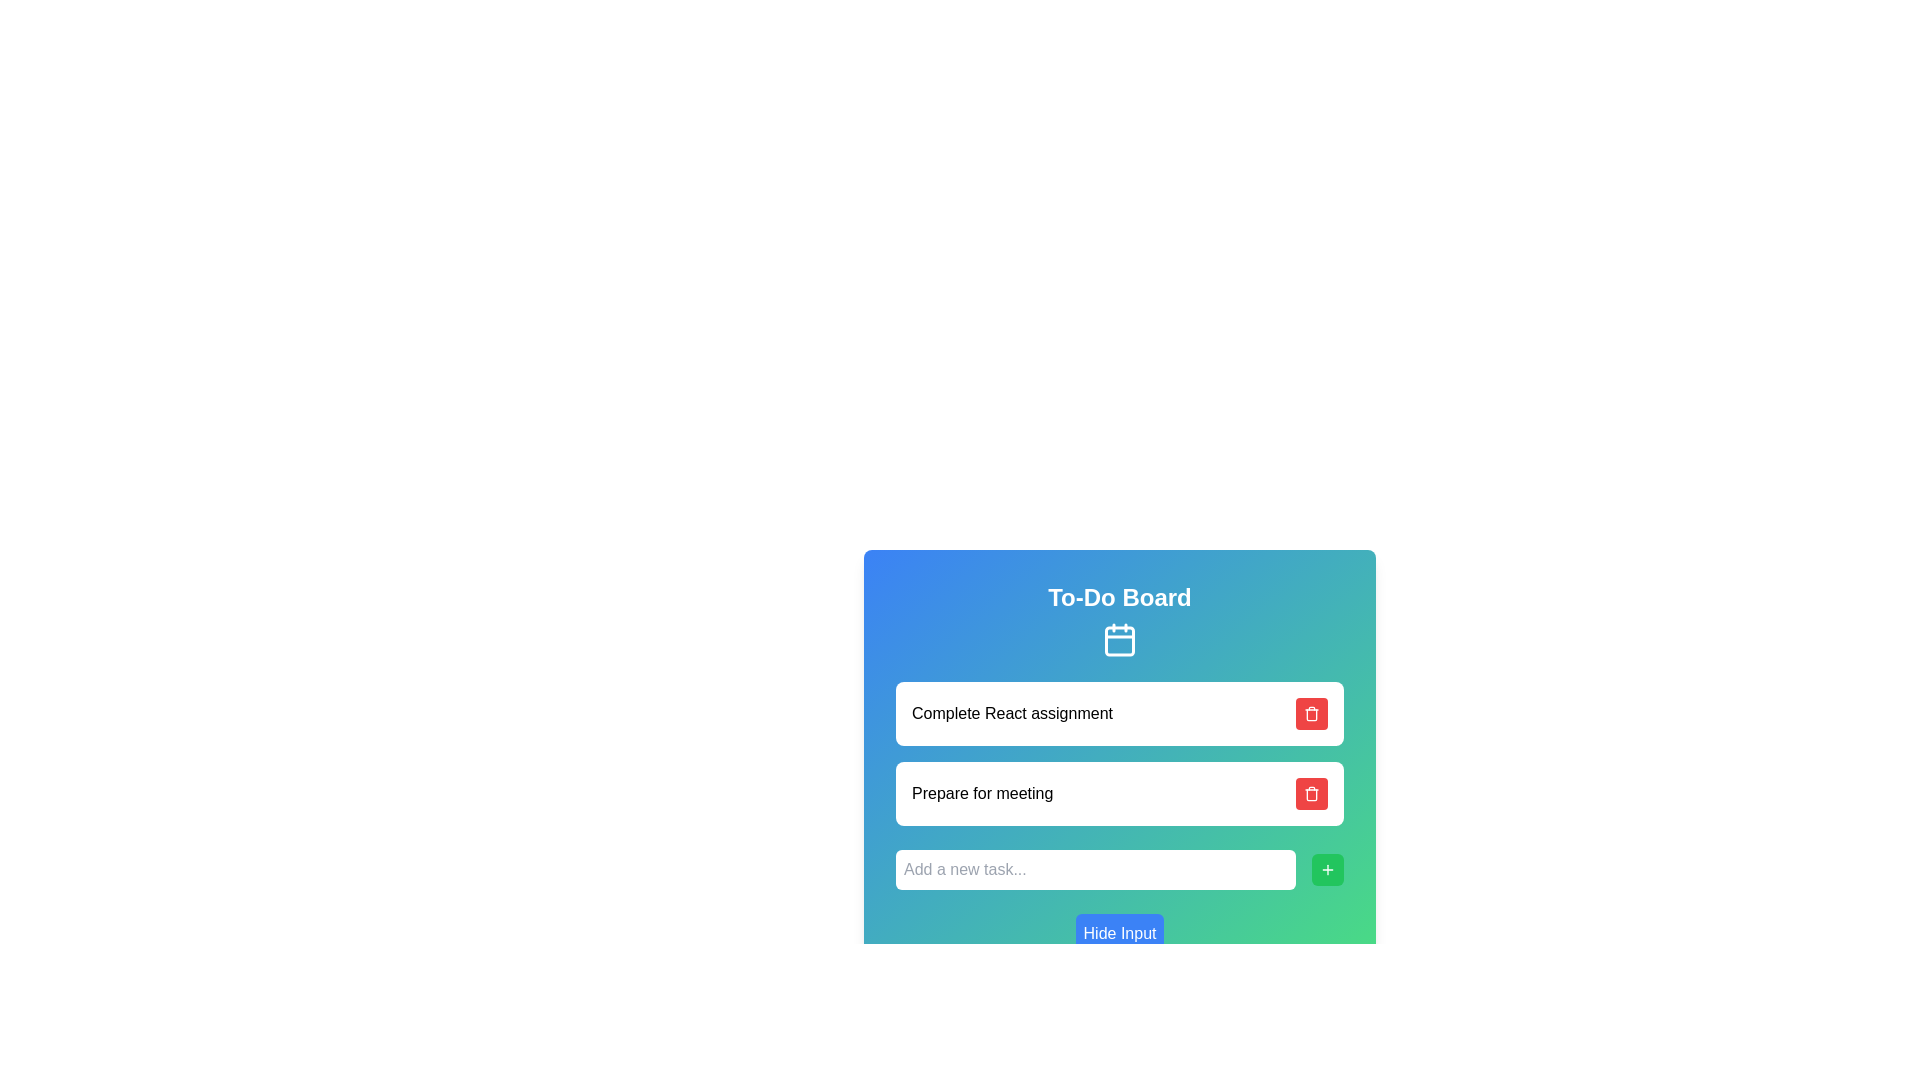 This screenshot has width=1920, height=1080. I want to click on the second interactive list item containing the text 'Prepare for meeting', so click(1118, 766).